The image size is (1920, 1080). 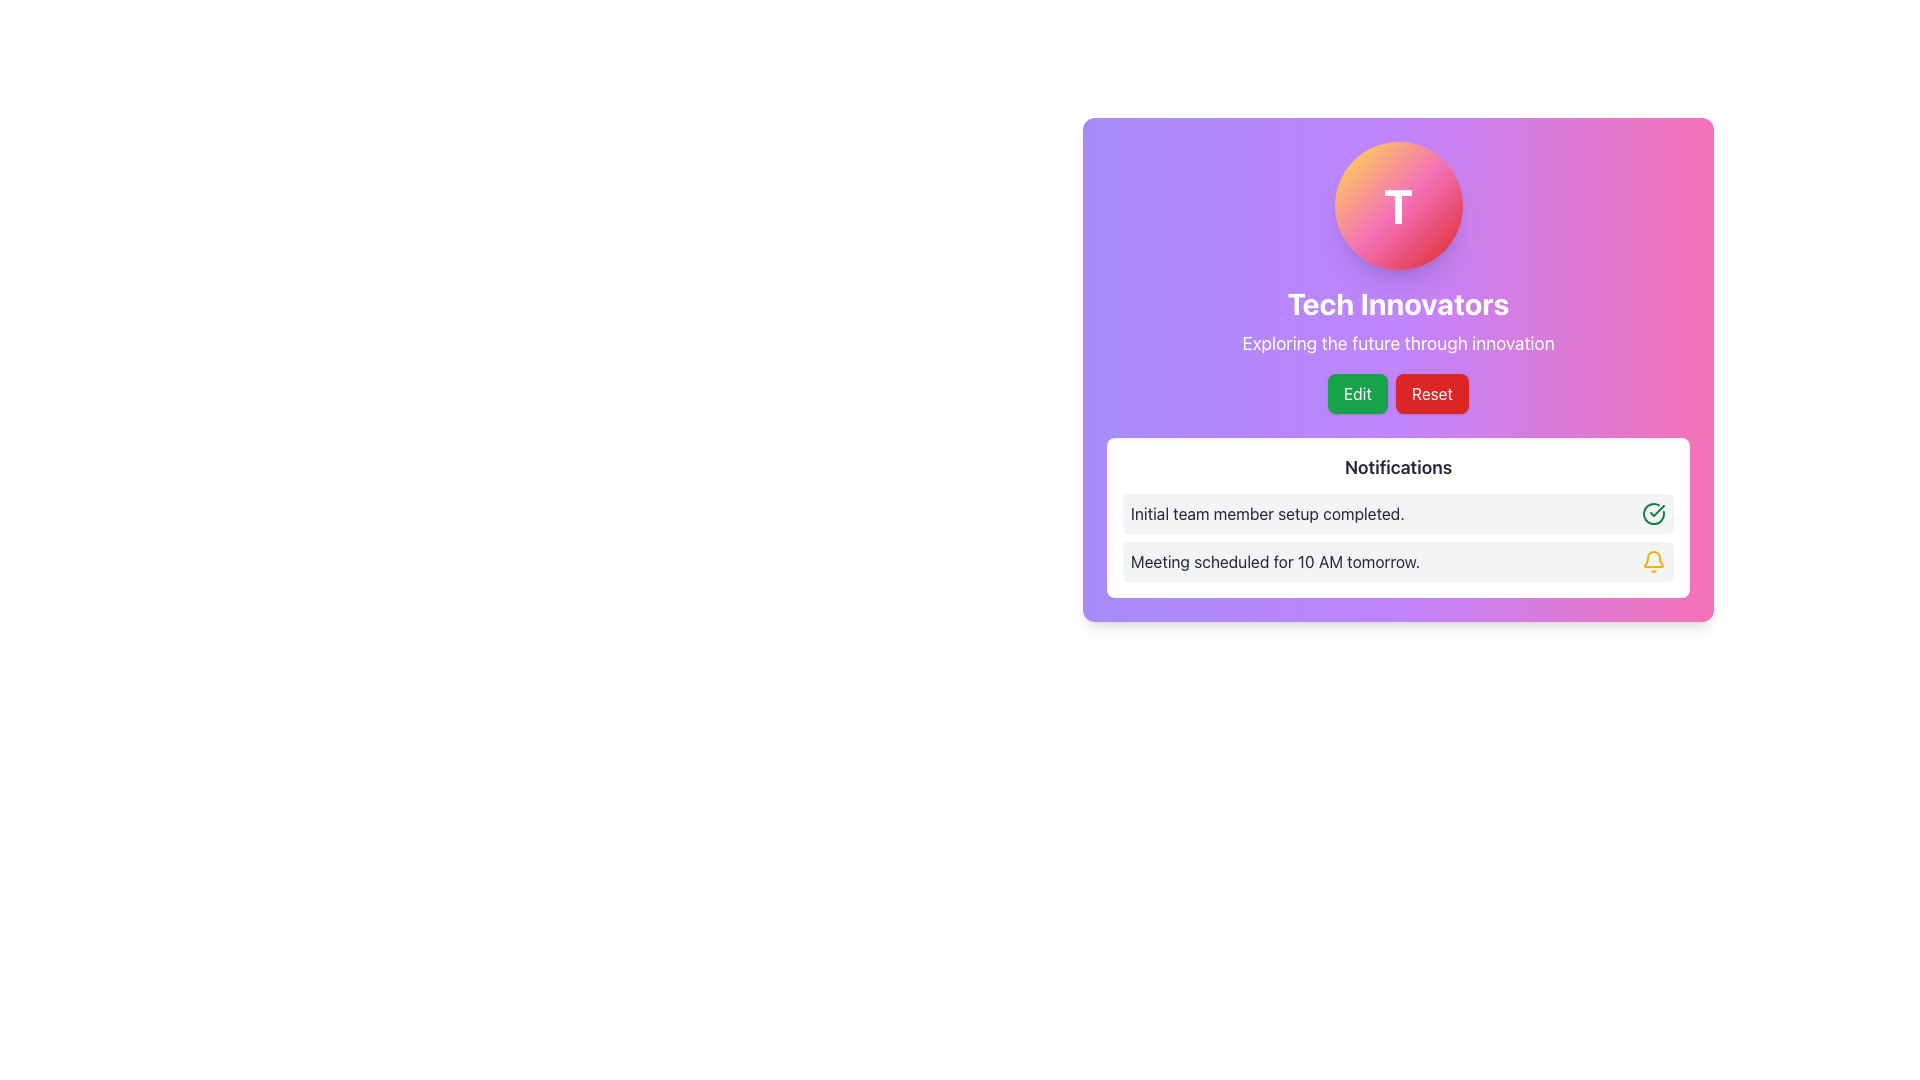 I want to click on the 'Reset' button, which is a rectangular button with a red background and white text, located below the 'Tech Innovators' title and adjacent to a green 'Edit' button, so click(x=1431, y=393).